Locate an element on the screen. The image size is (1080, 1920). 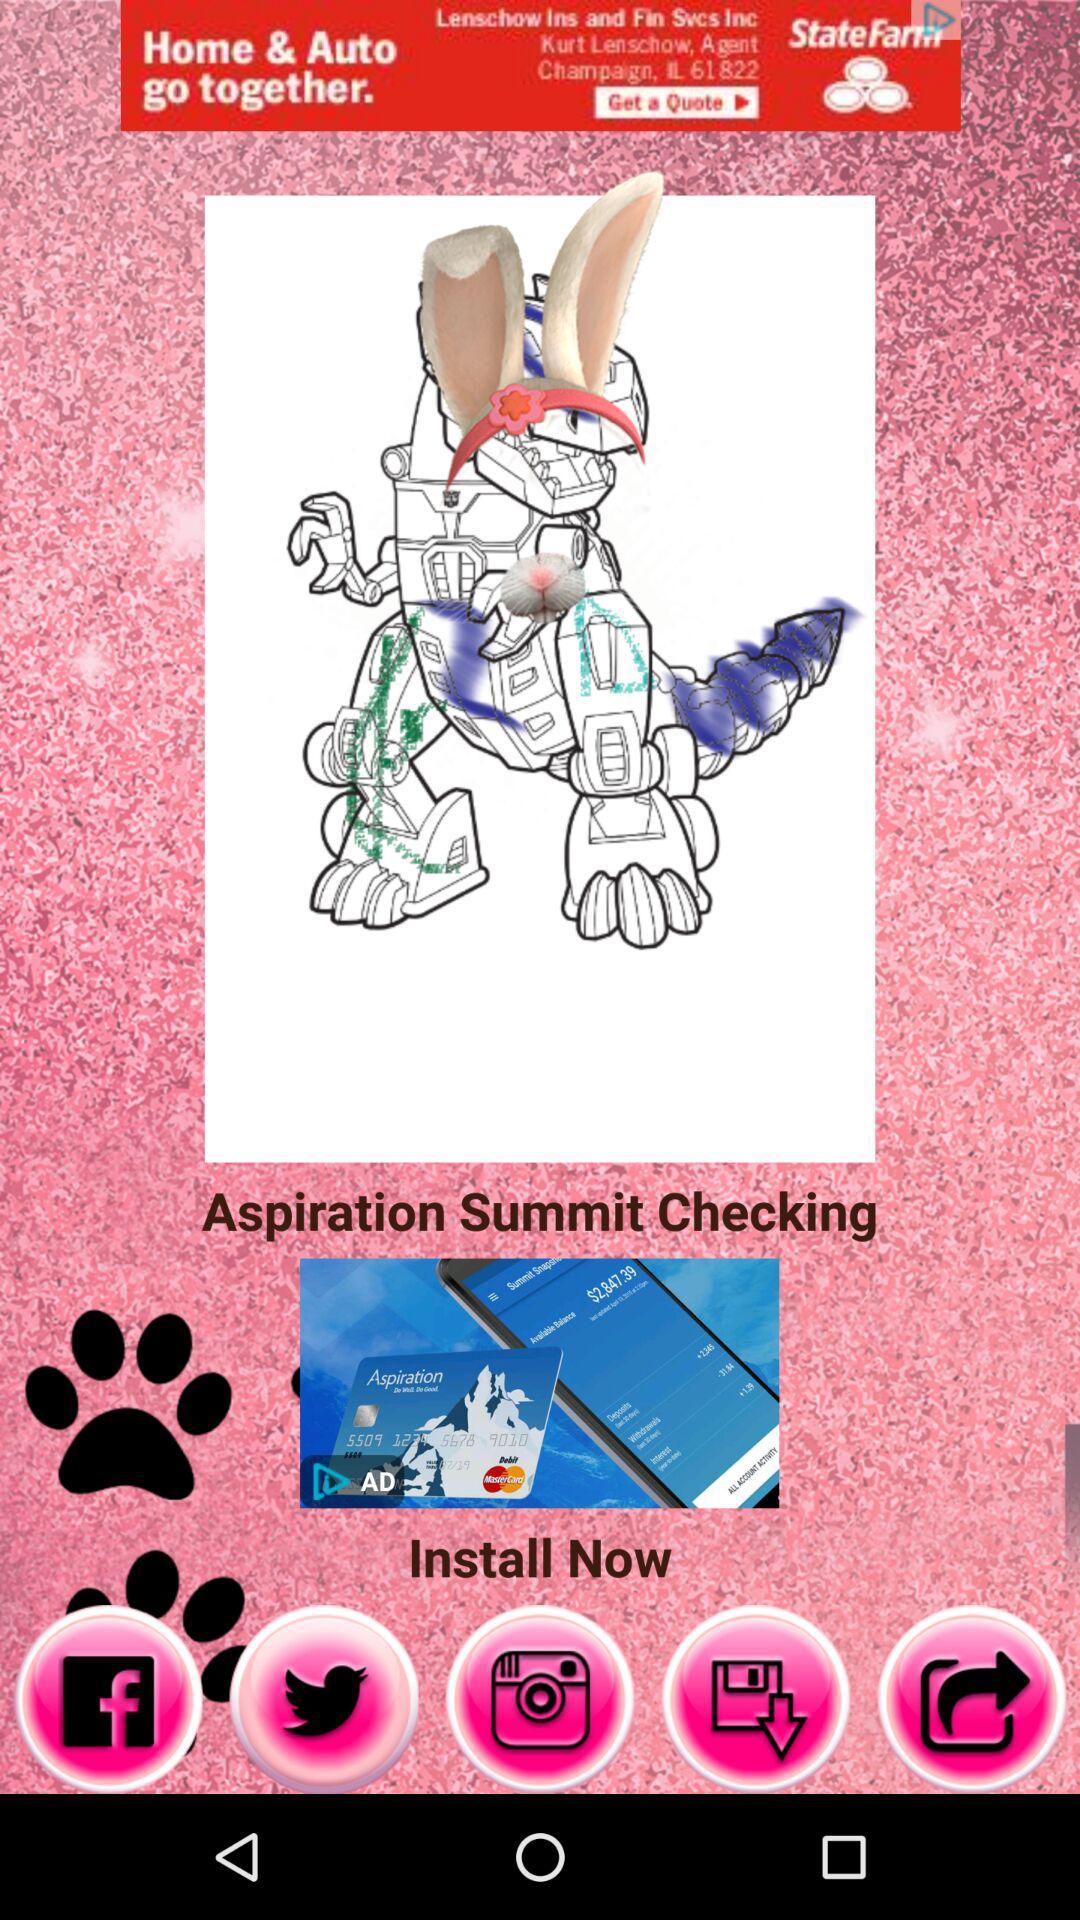
the right button of twitter button is located at coordinates (540, 1698).